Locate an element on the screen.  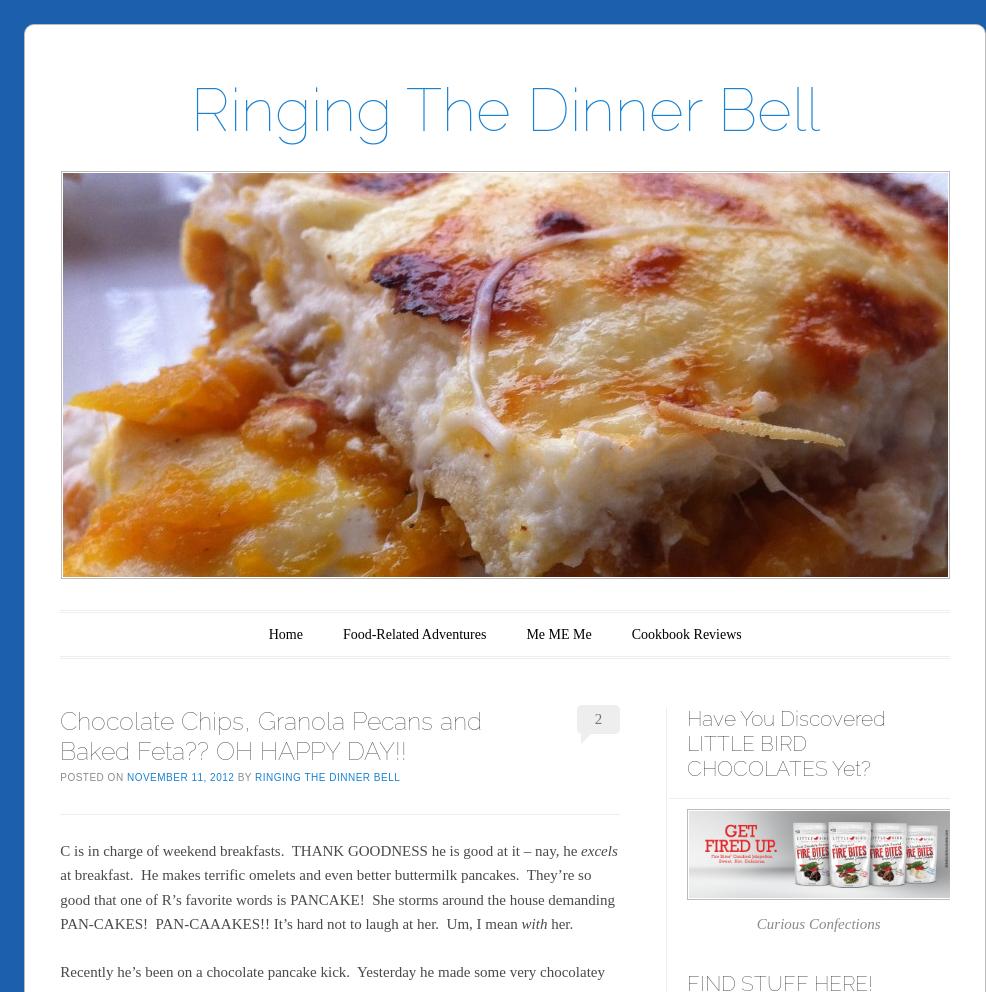
'Have You Discovered LITTLE BIRD CHOCOLATES Yet?' is located at coordinates (786, 743).